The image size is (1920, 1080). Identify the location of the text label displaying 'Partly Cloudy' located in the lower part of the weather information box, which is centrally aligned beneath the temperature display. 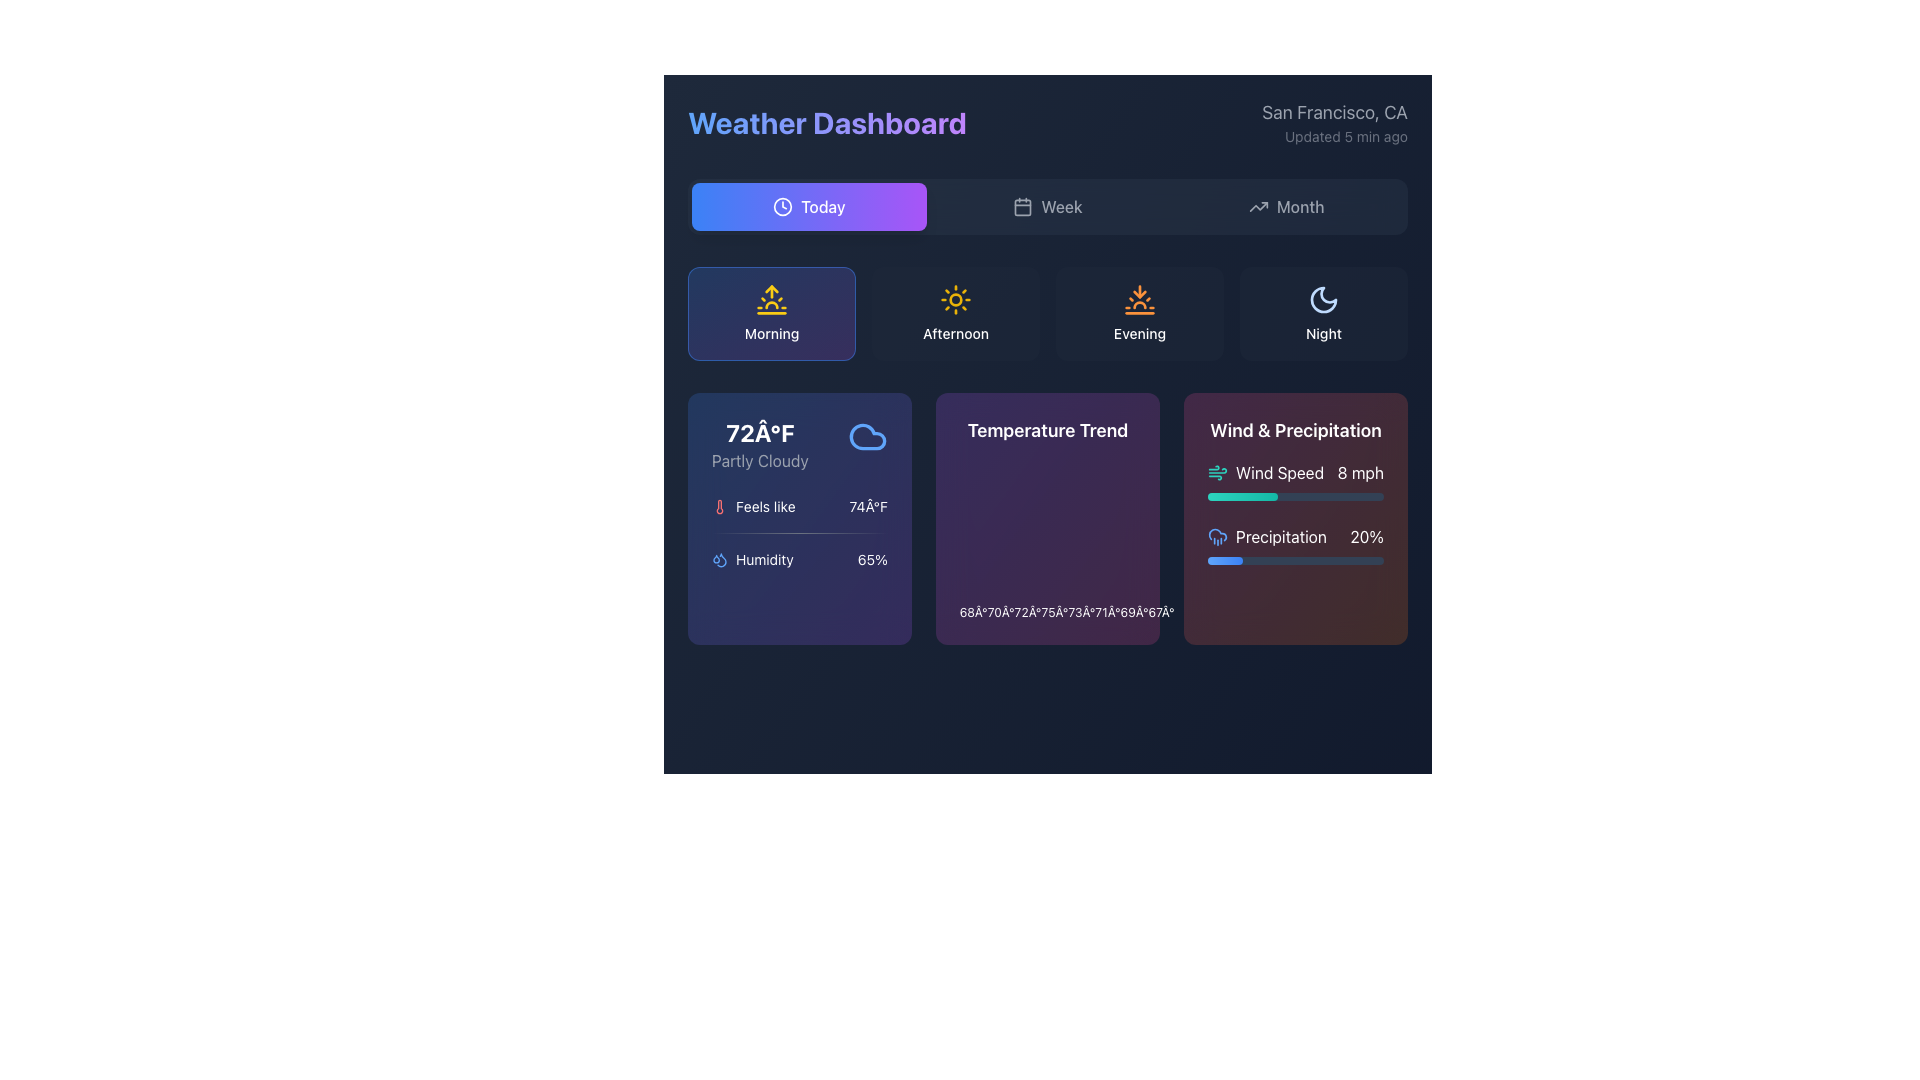
(759, 461).